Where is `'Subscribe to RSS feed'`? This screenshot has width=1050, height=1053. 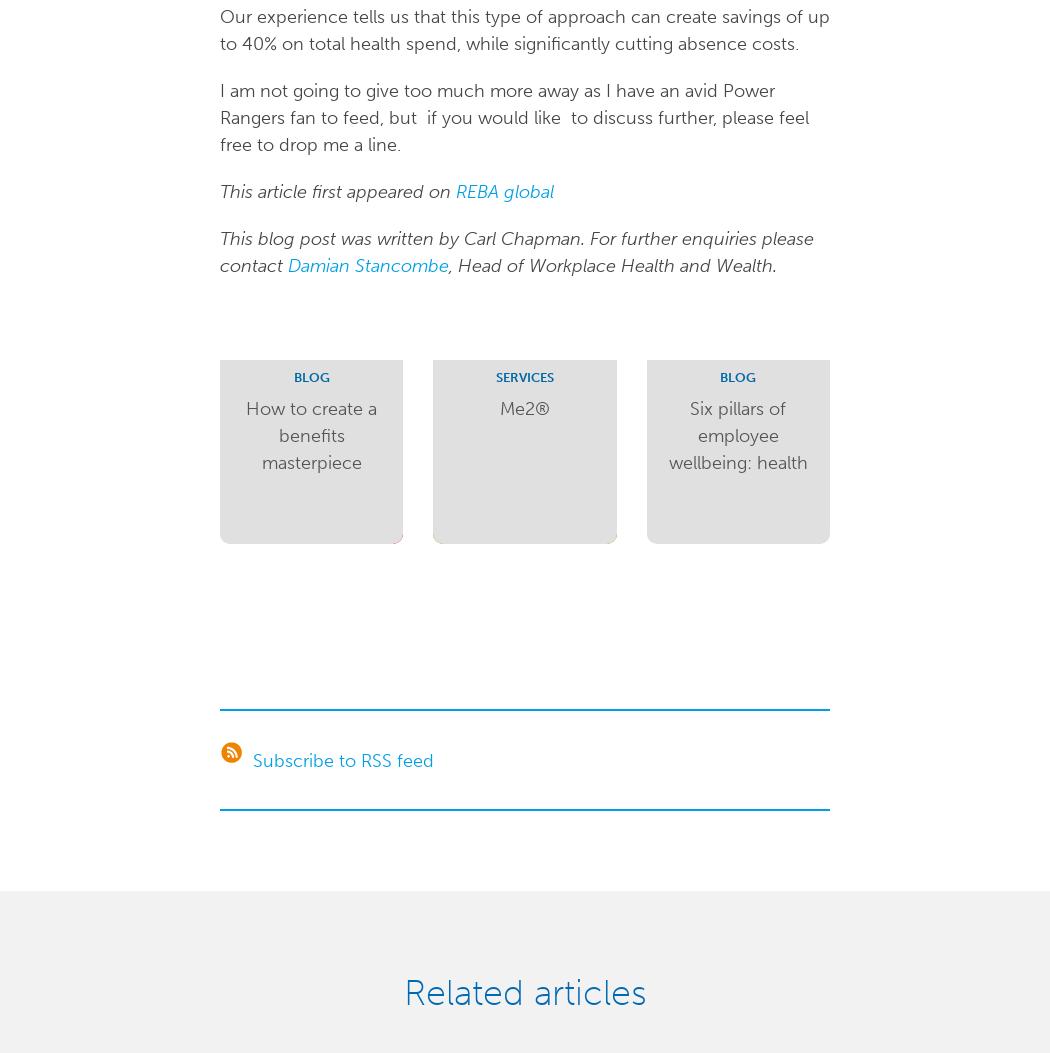
'Subscribe to RSS feed' is located at coordinates (341, 758).